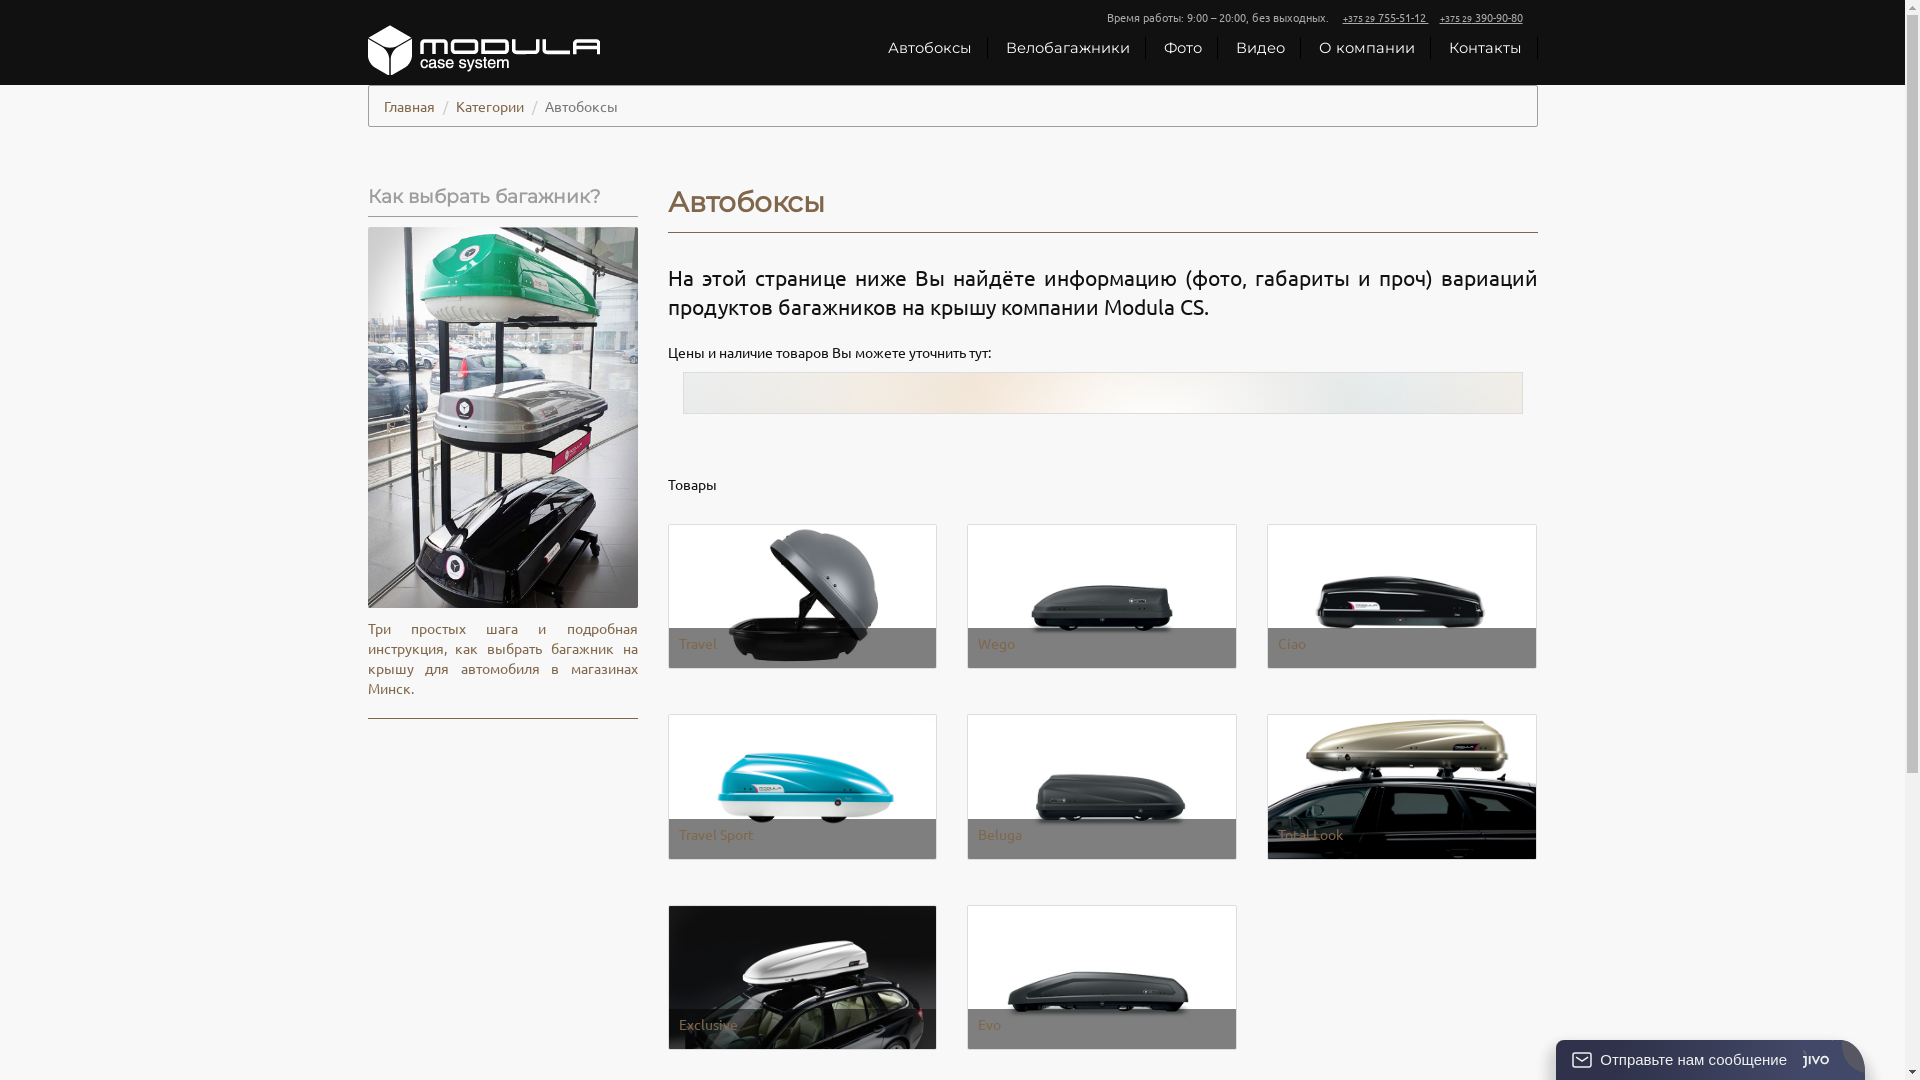 The width and height of the screenshot is (1920, 1080). I want to click on '+375 29 755-51-12', so click(1342, 16).